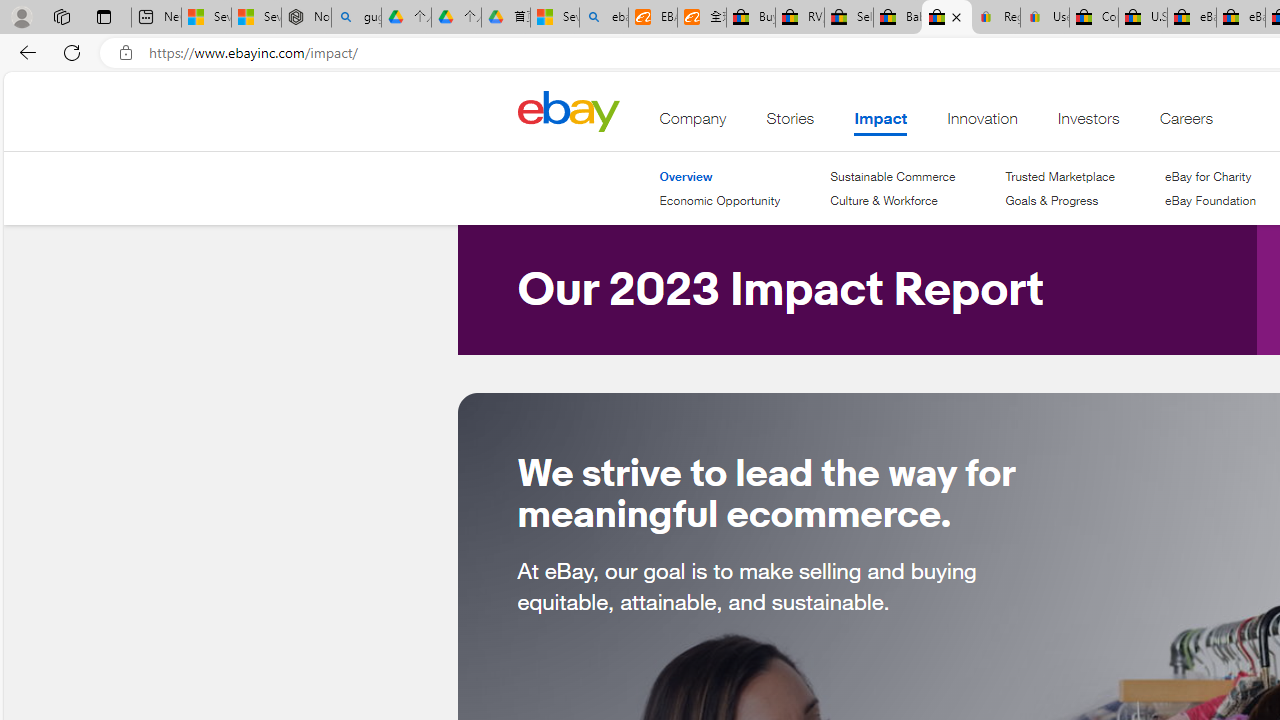 The height and width of the screenshot is (720, 1280). What do you see at coordinates (1206, 175) in the screenshot?
I see `'eBay for Charity'` at bounding box center [1206, 175].